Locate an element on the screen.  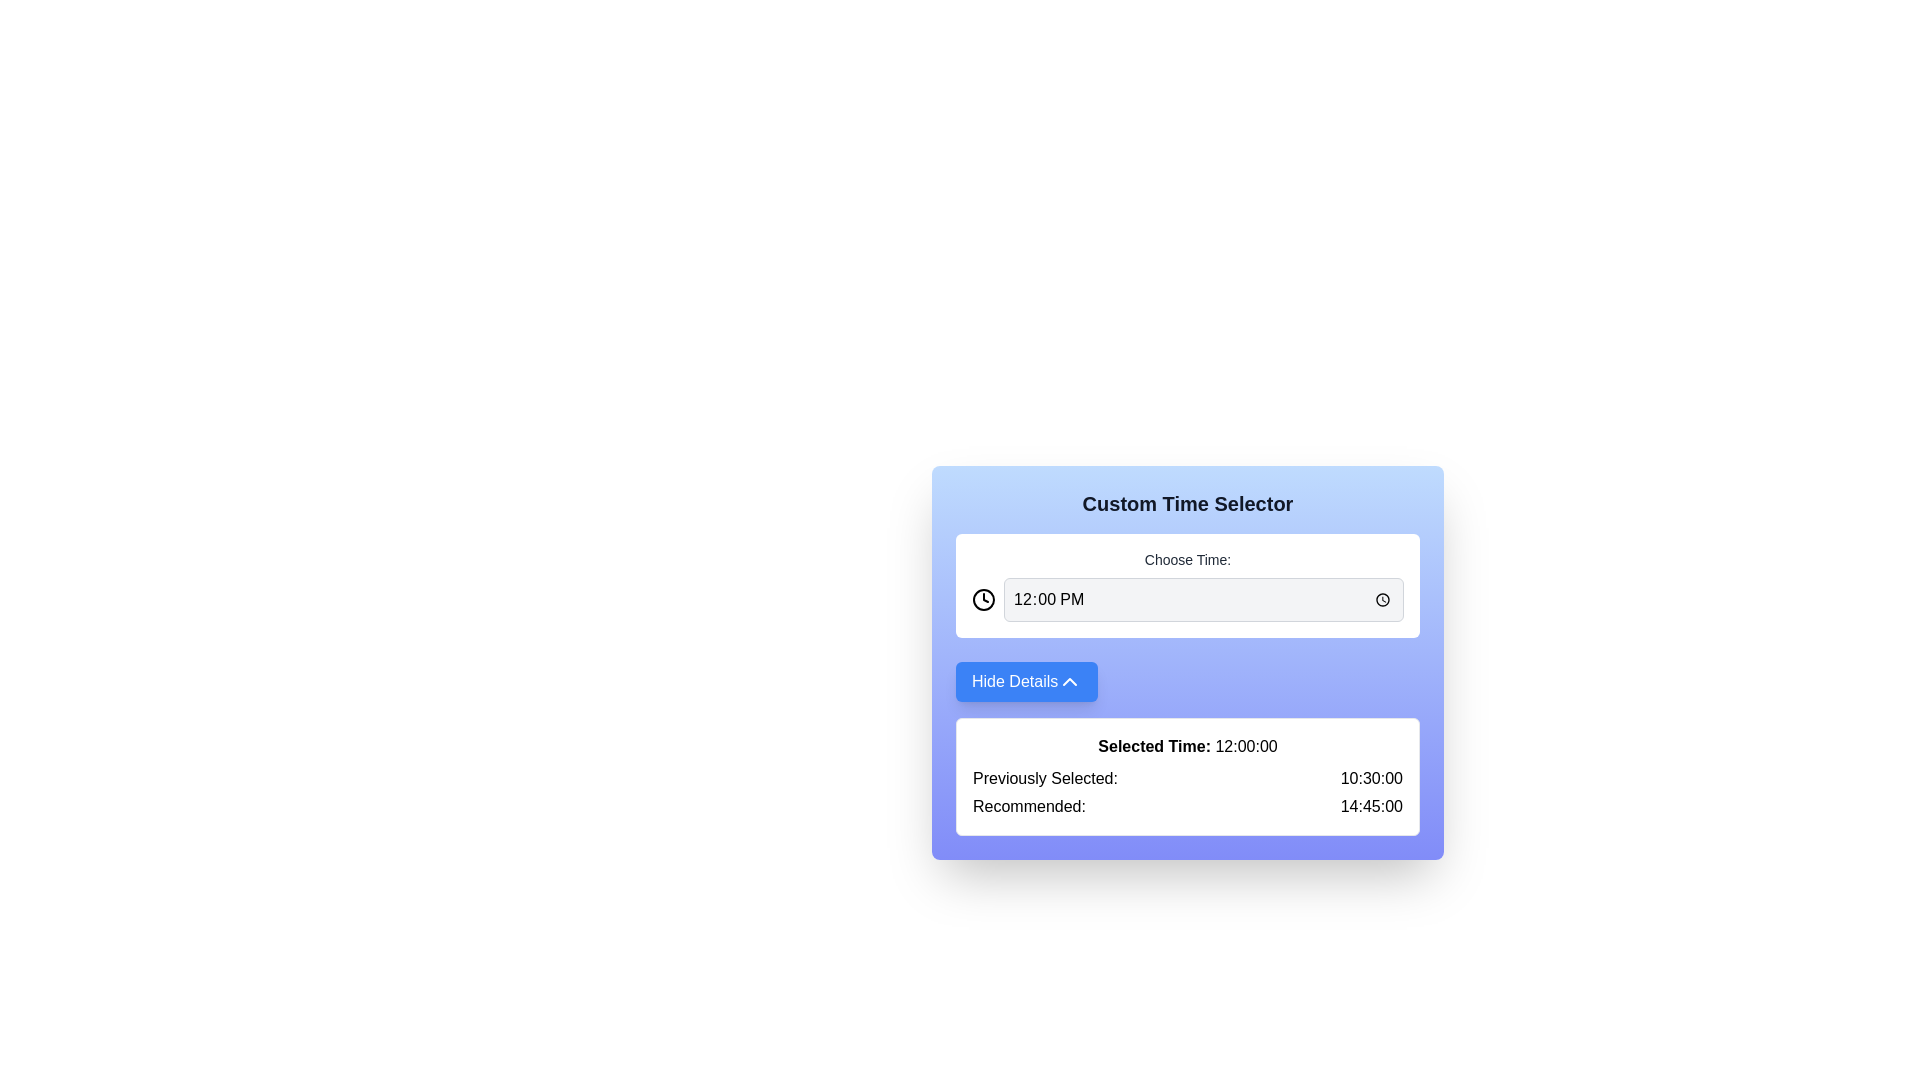
the rectangular button with rounded corners that has a blue background and white text reading 'Hide Details', located below the 'Choose Time' section, to change its background color is located at coordinates (1027, 681).